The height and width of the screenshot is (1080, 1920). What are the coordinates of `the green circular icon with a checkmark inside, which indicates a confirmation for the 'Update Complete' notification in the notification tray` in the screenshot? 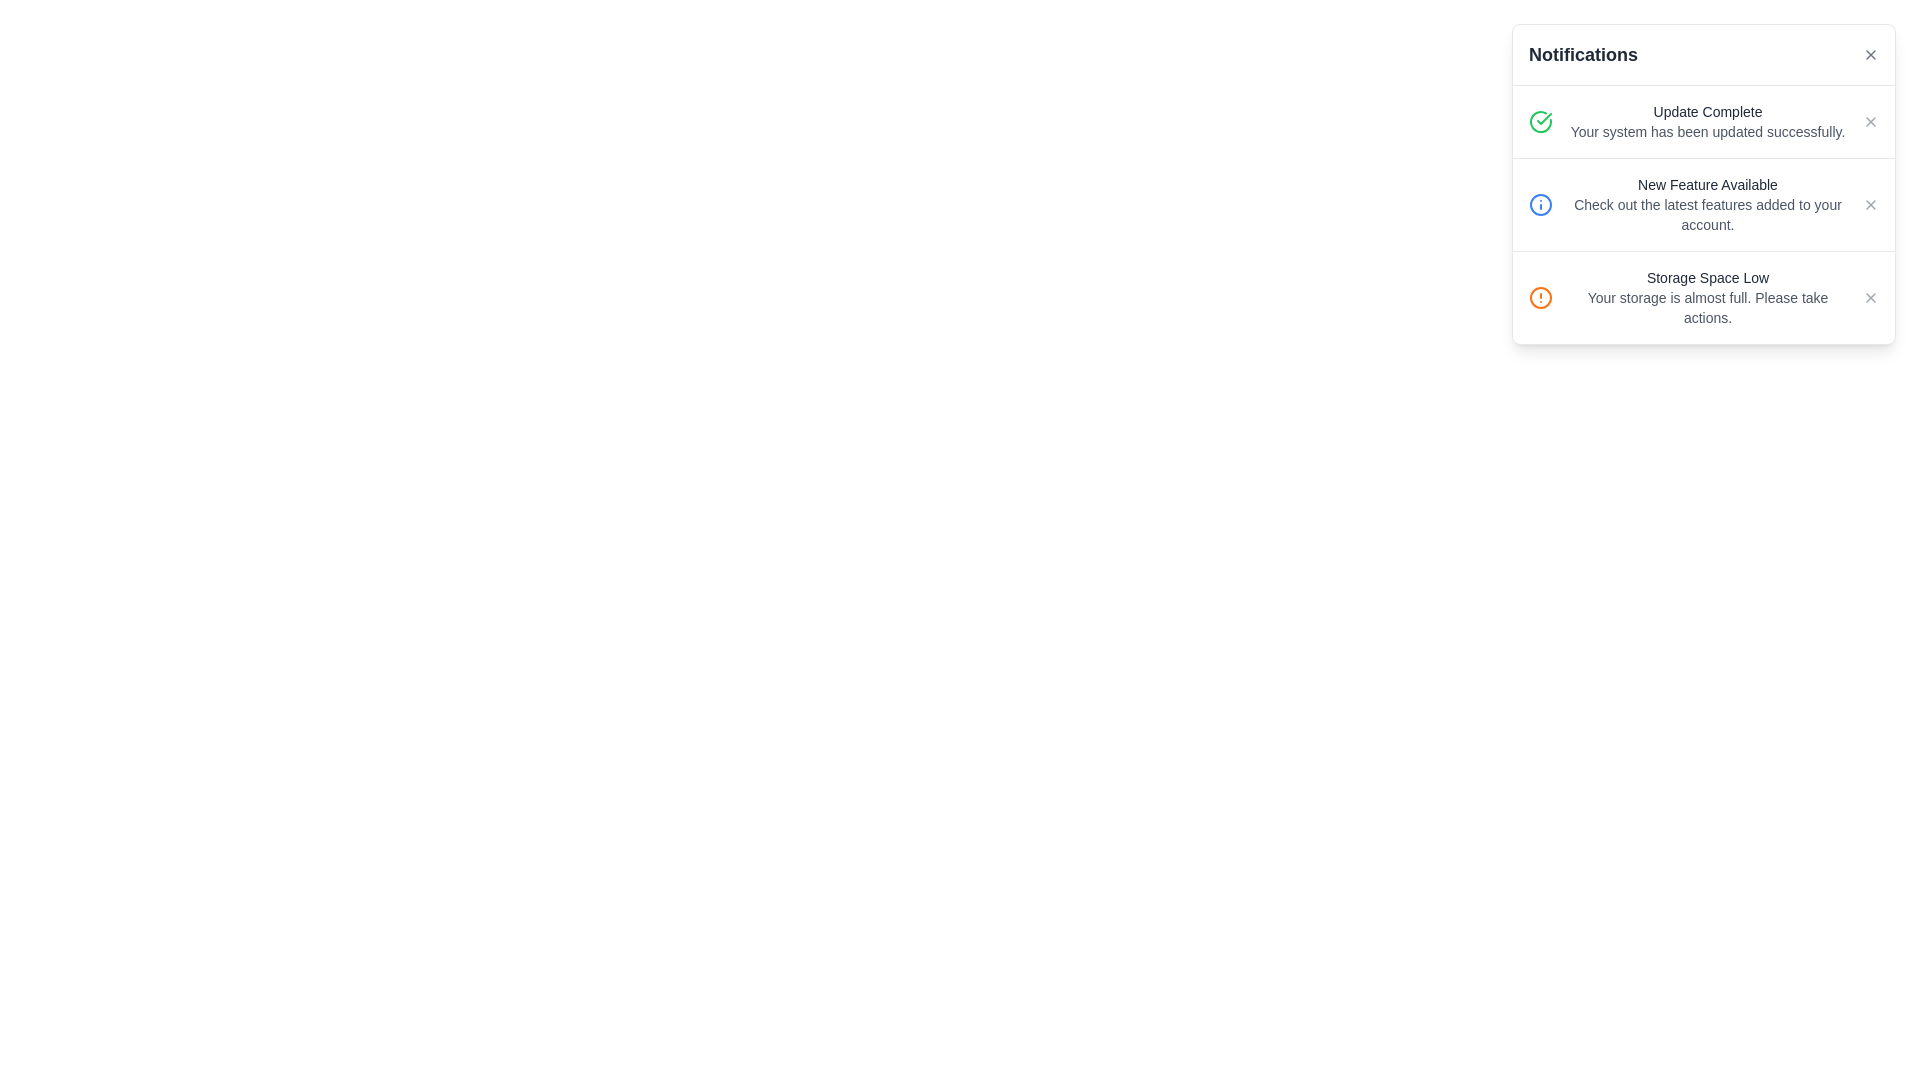 It's located at (1539, 122).